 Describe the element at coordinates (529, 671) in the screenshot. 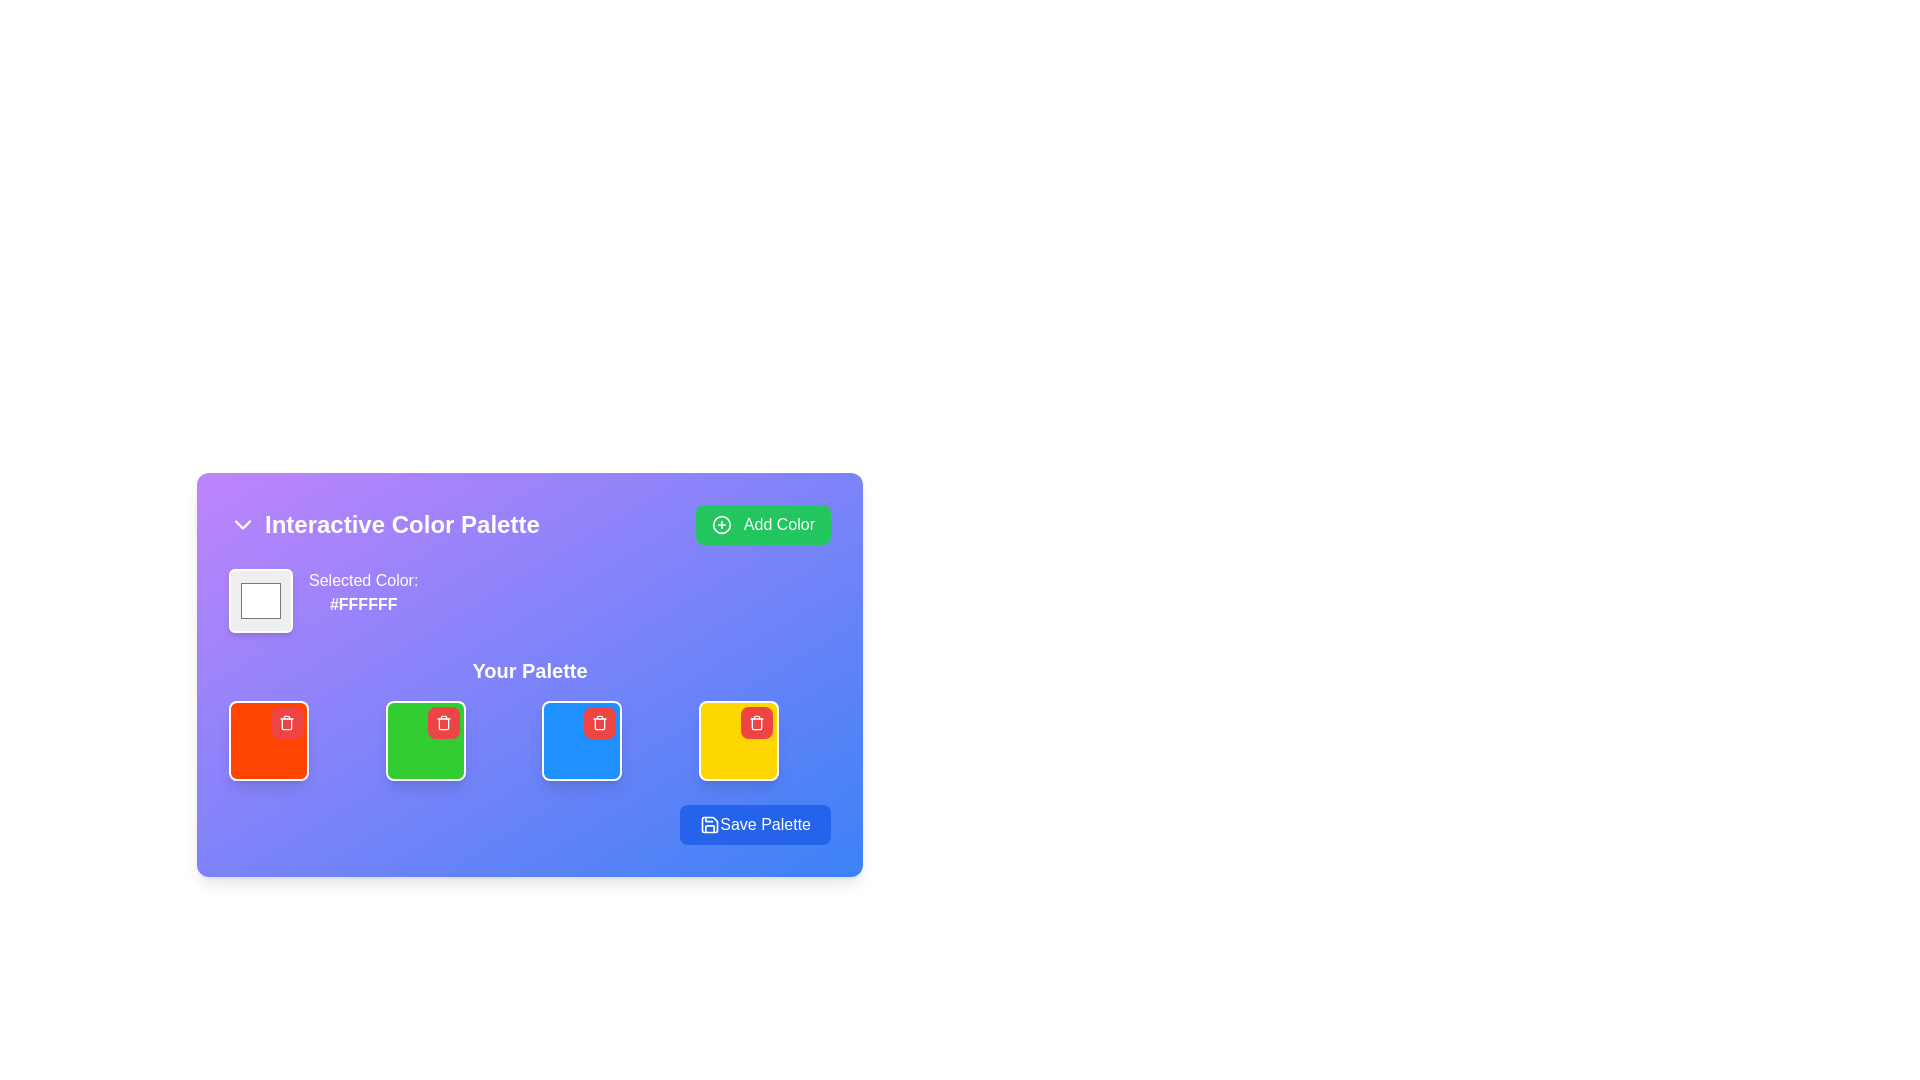

I see `the text label 'Your Palette' which is styled with a bold, large white font on a gradient purple background, located centrally above a grid layout` at that location.